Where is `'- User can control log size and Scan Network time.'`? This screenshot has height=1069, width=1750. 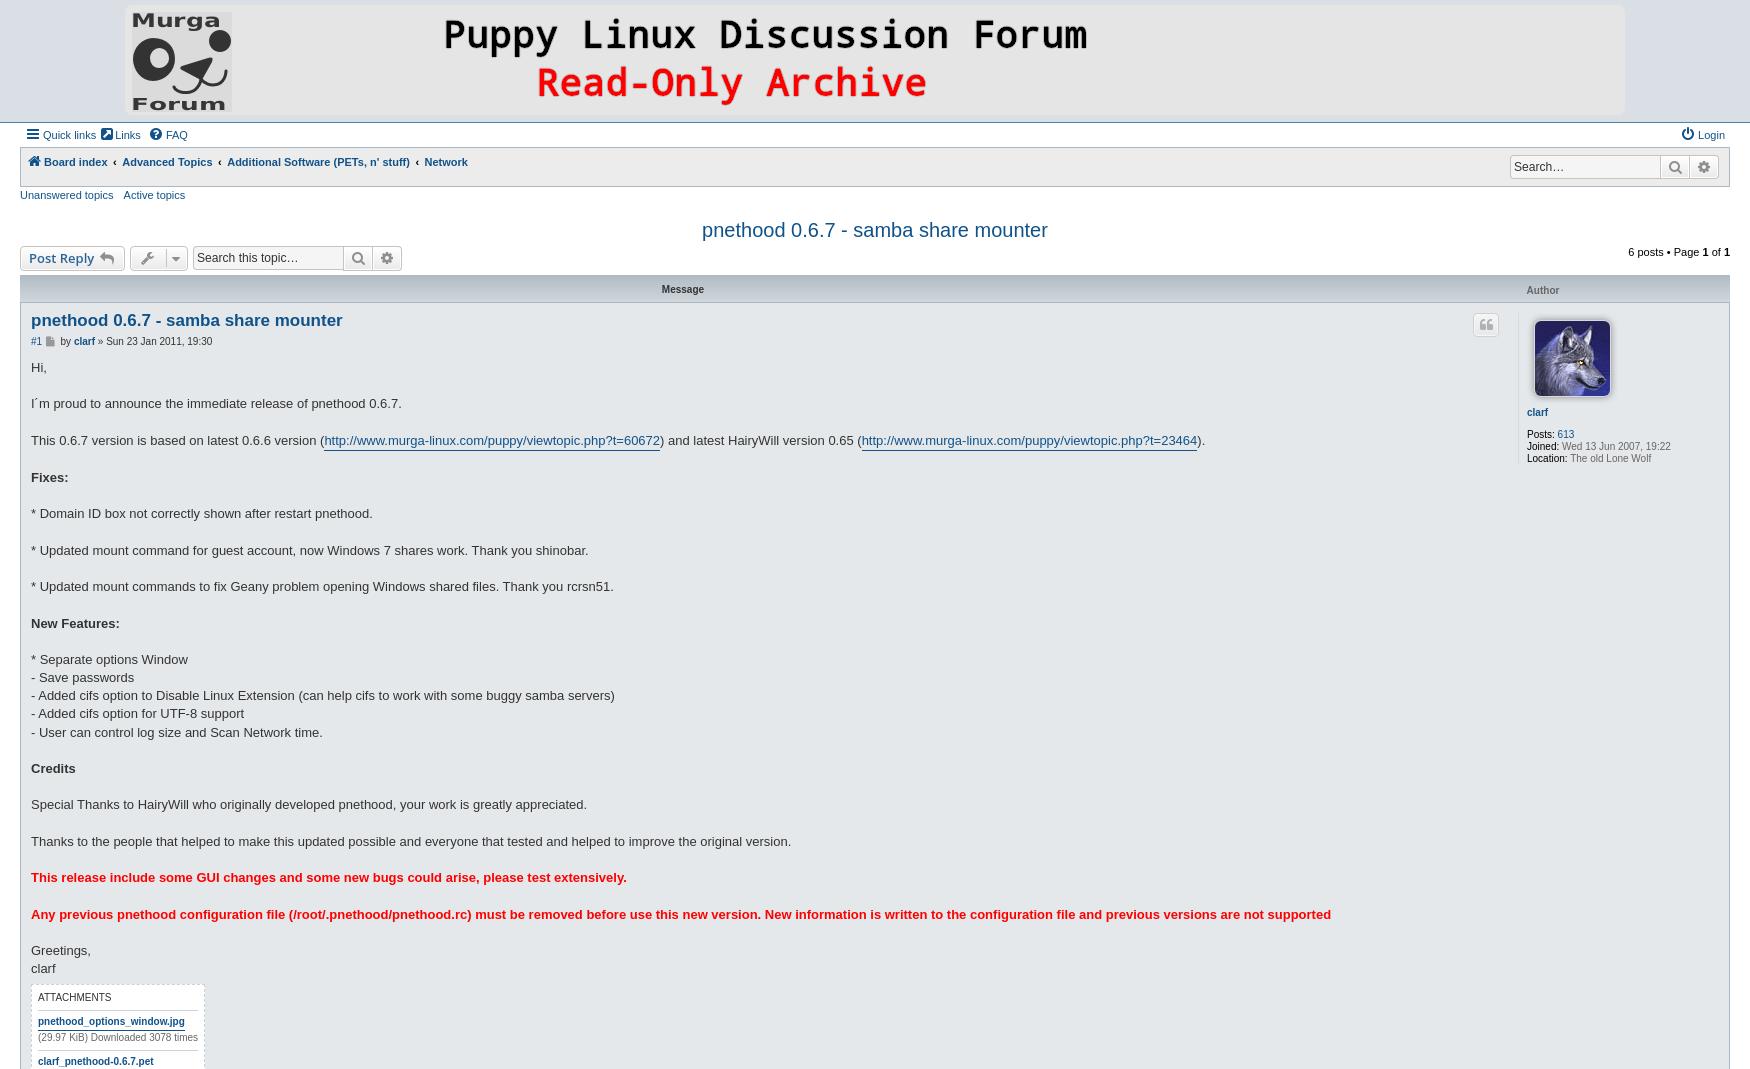
'- User can control log size and Scan Network time.' is located at coordinates (175, 730).